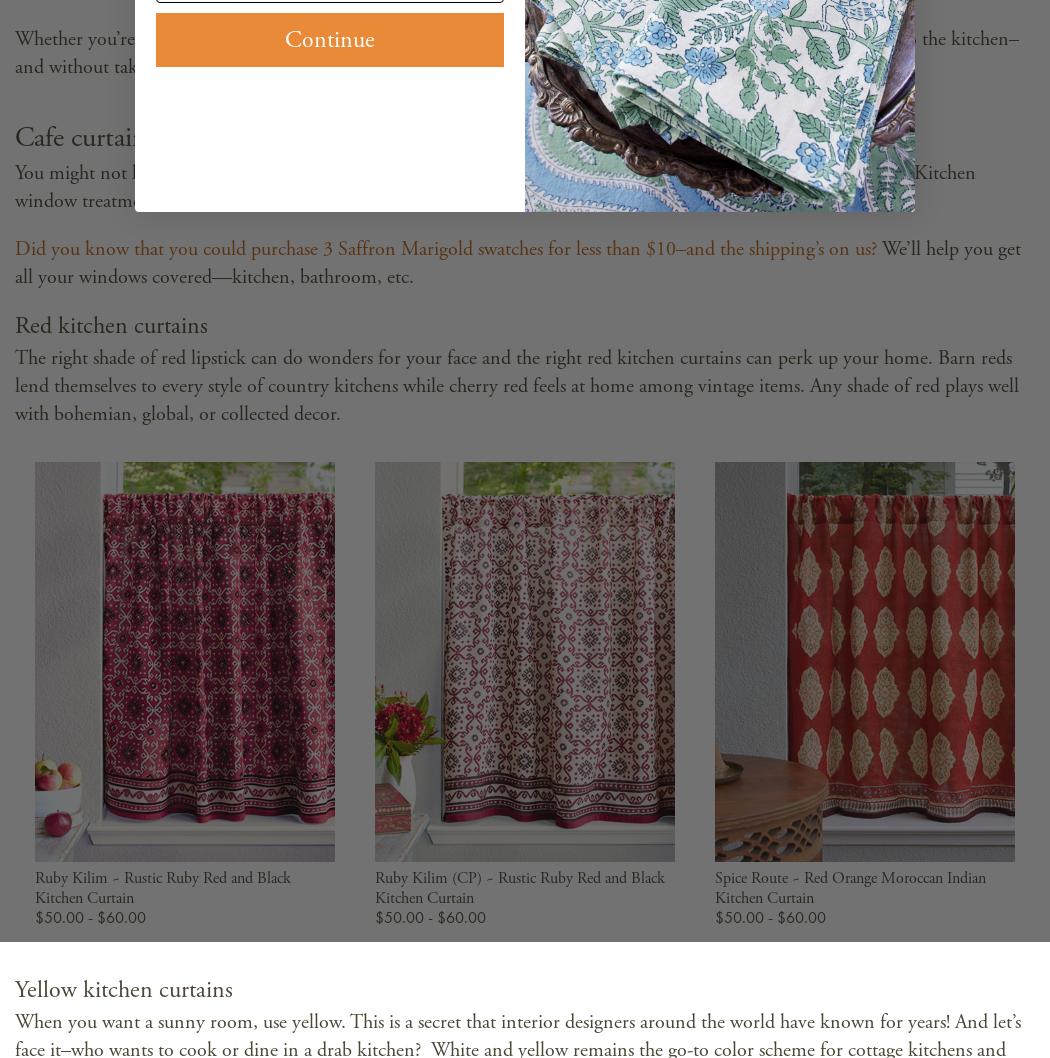 The height and width of the screenshot is (1058, 1050). What do you see at coordinates (849, 887) in the screenshot?
I see `'Spice Route ~ Red Orange Moroccan Indian Kitchen Curtain'` at bounding box center [849, 887].